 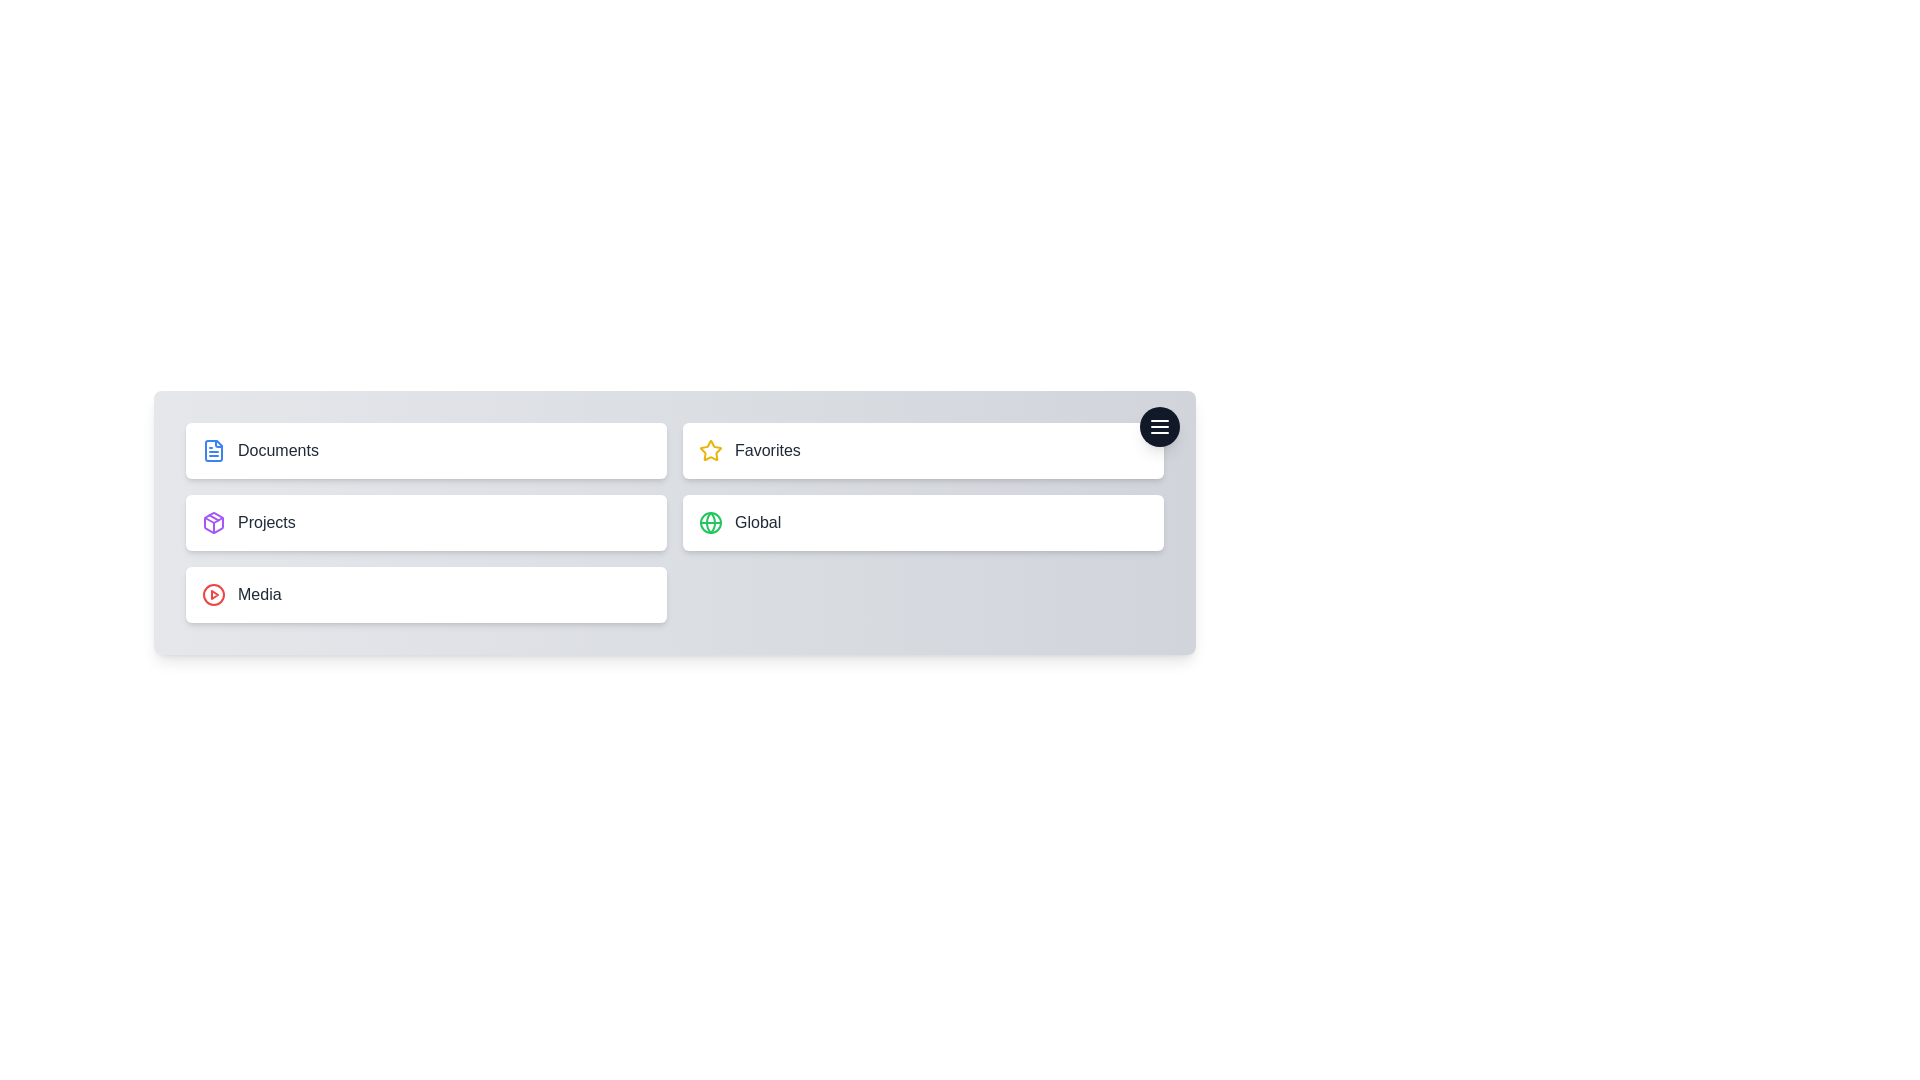 I want to click on the menu item labeled Favorites, so click(x=922, y=451).